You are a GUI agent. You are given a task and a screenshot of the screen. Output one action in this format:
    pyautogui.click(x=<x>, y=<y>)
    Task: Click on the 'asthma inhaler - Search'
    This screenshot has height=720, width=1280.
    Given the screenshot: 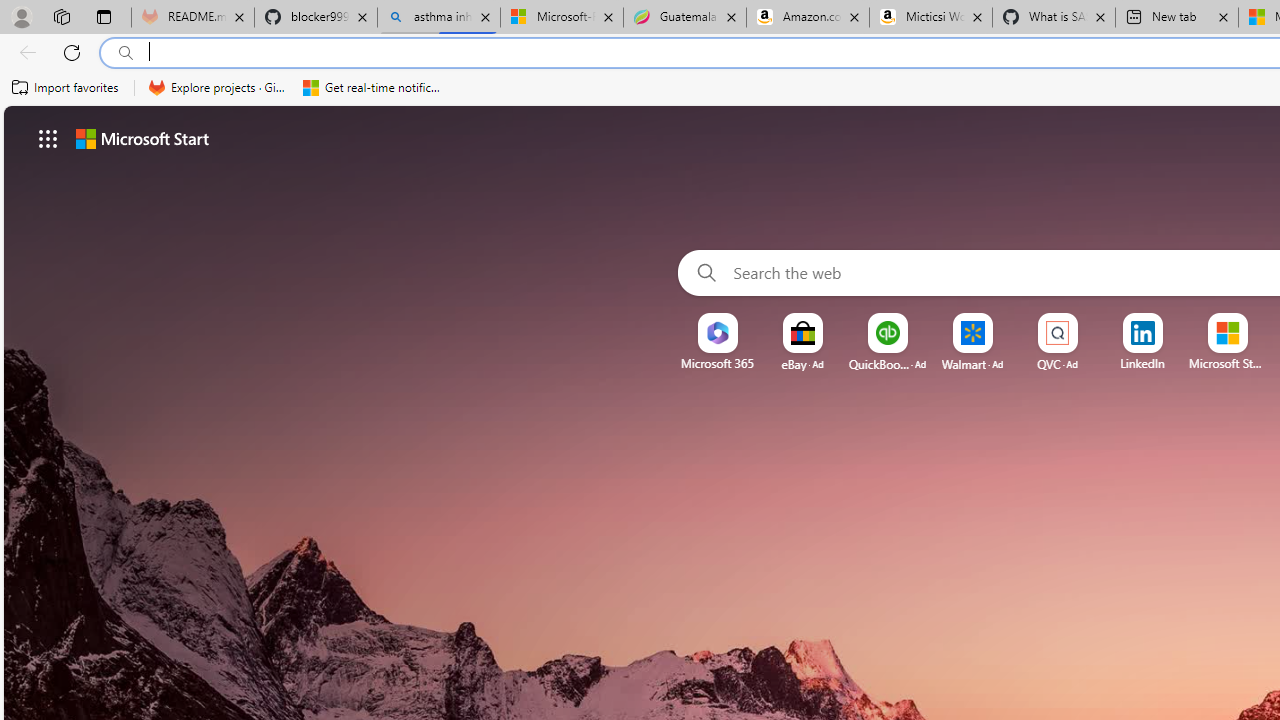 What is the action you would take?
    pyautogui.click(x=438, y=17)
    